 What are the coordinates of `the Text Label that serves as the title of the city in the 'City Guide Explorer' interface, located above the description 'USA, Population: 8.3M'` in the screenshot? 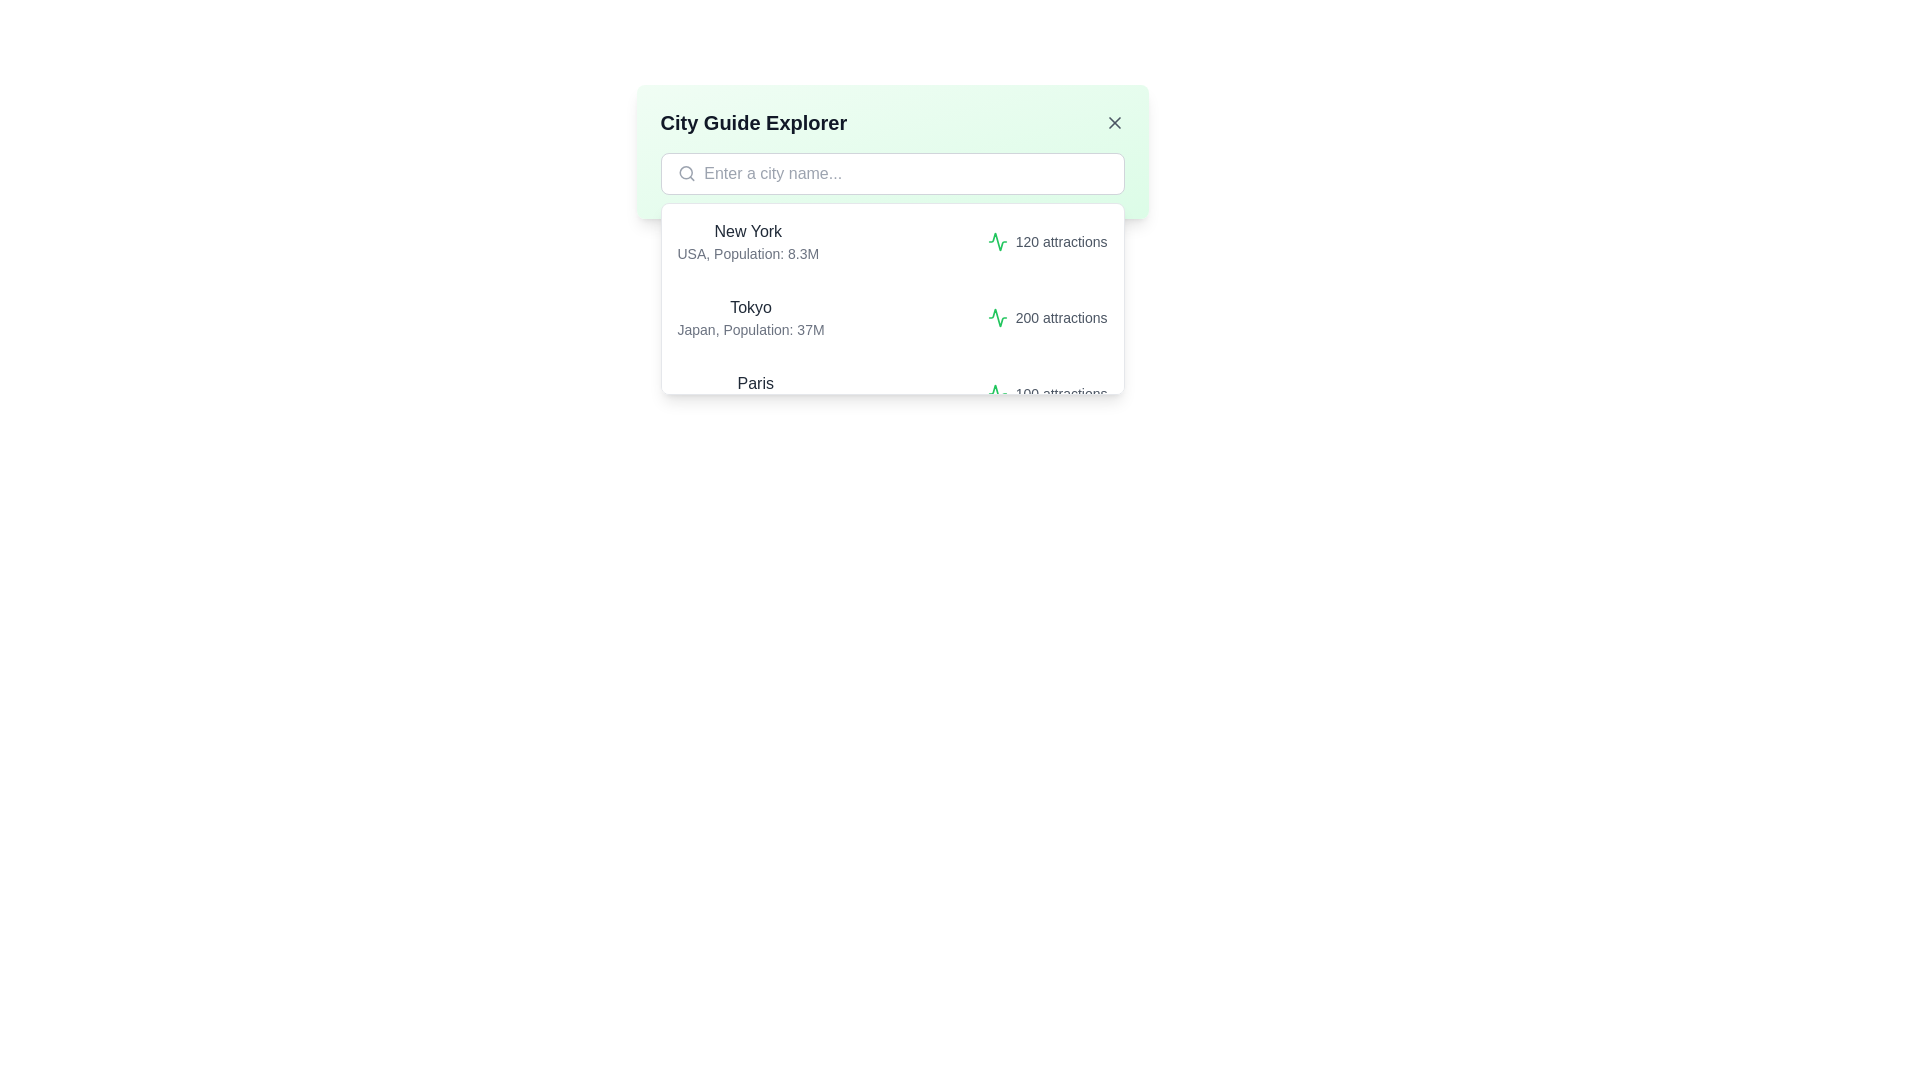 It's located at (747, 230).